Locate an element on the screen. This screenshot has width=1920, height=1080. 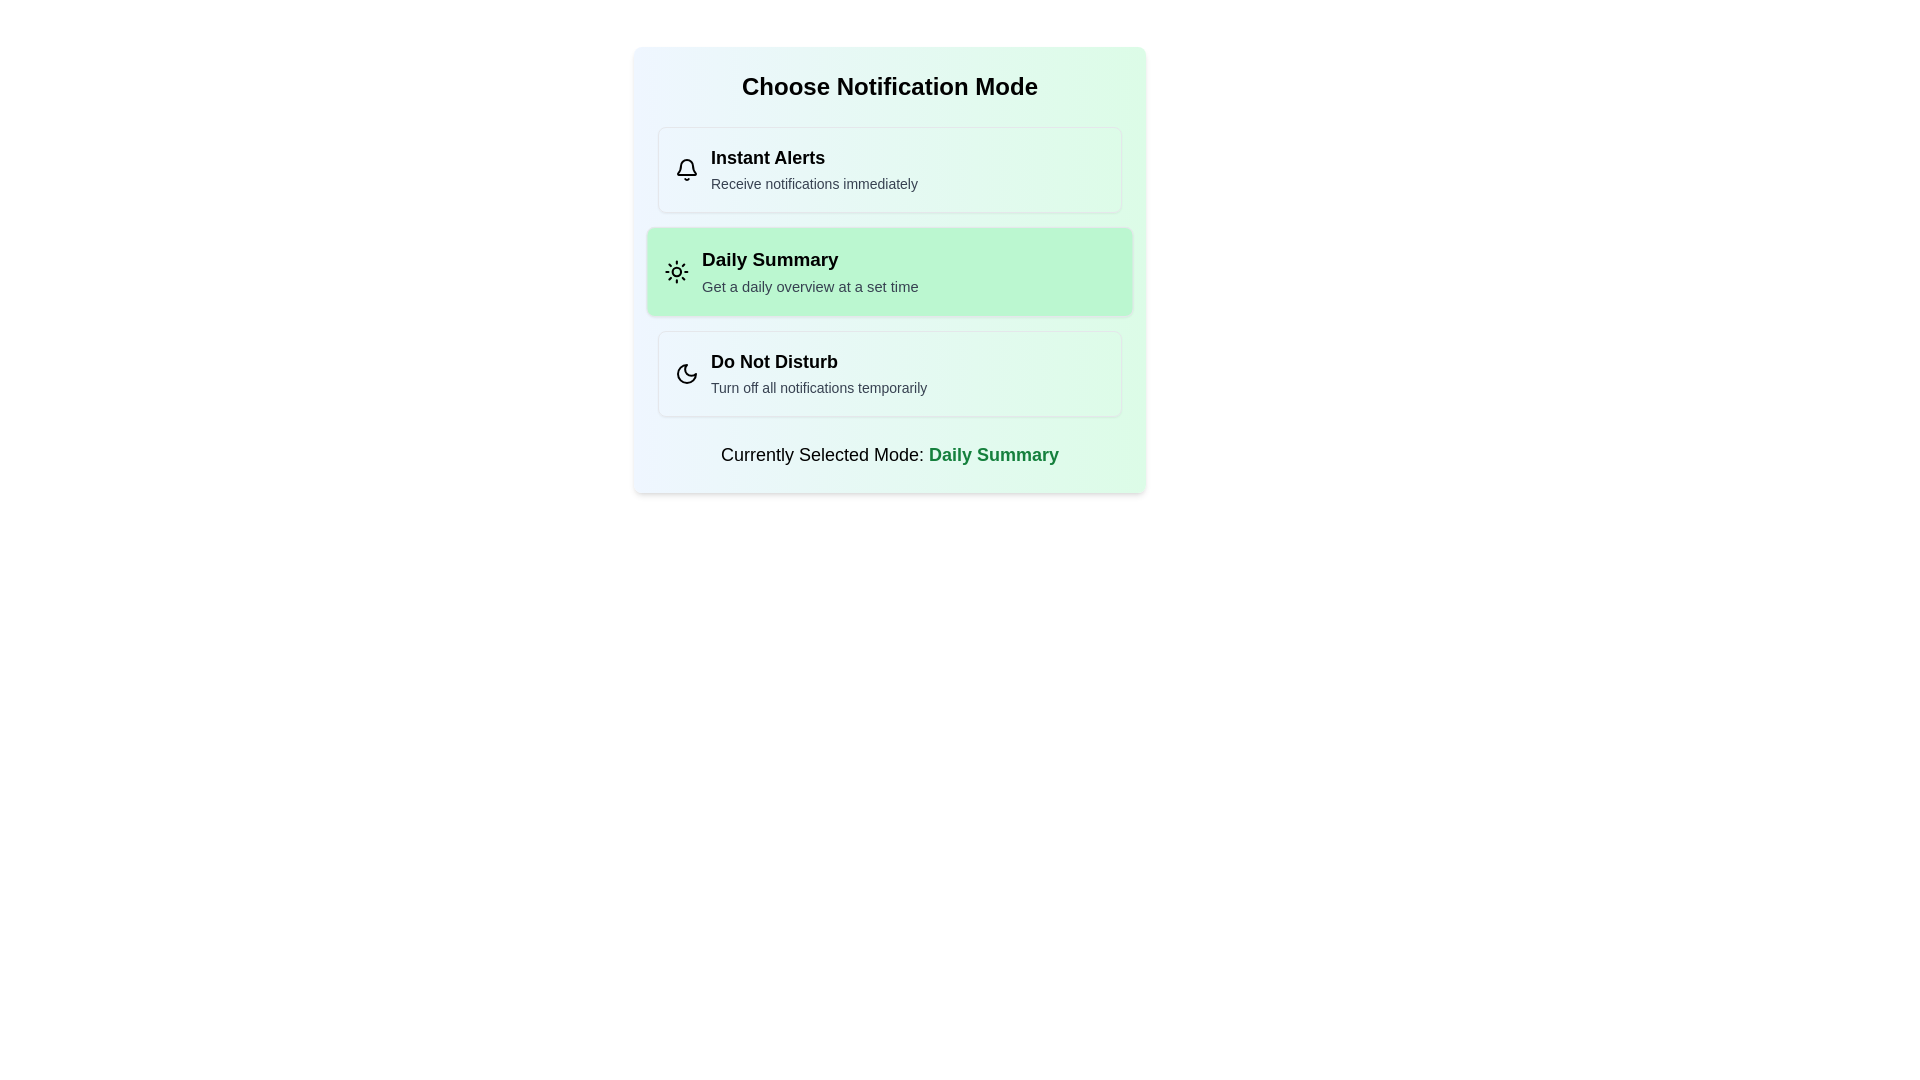
the static text that reads 'Turn off all notifications temporarily', which is located below the 'Do Not Disturb' header in the third option section of the list is located at coordinates (819, 388).